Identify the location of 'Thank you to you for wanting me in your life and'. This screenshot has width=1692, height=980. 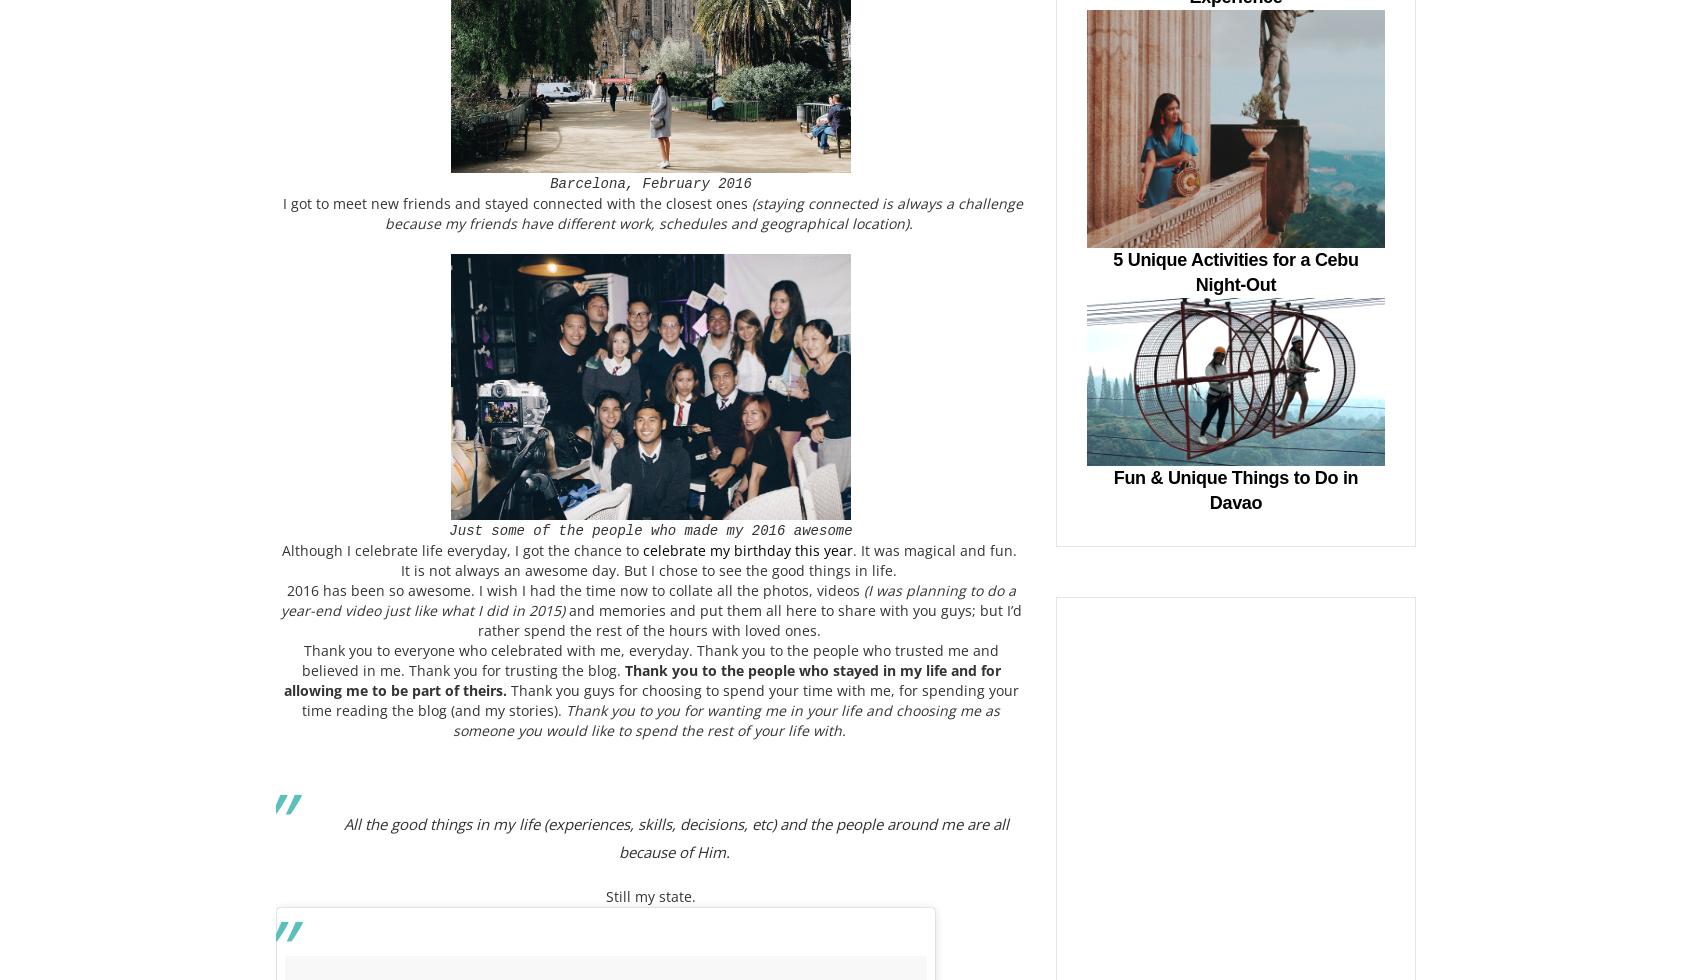
(729, 710).